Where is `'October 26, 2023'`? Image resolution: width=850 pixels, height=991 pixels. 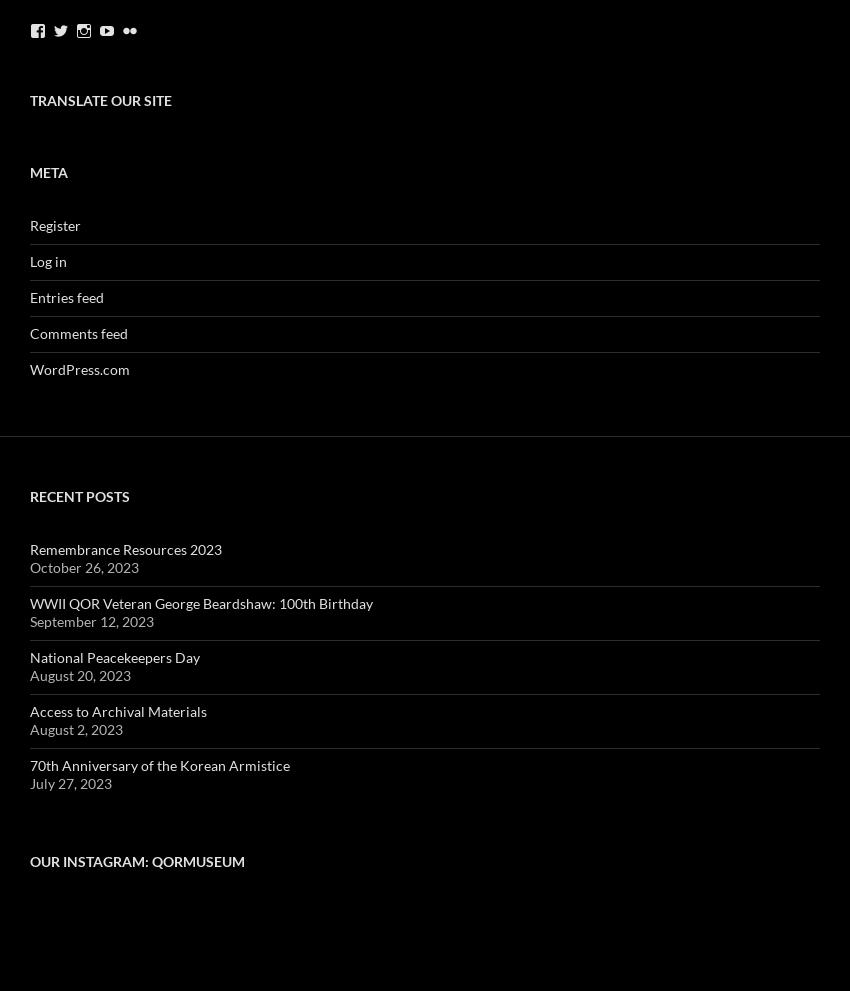 'October 26, 2023' is located at coordinates (29, 566).